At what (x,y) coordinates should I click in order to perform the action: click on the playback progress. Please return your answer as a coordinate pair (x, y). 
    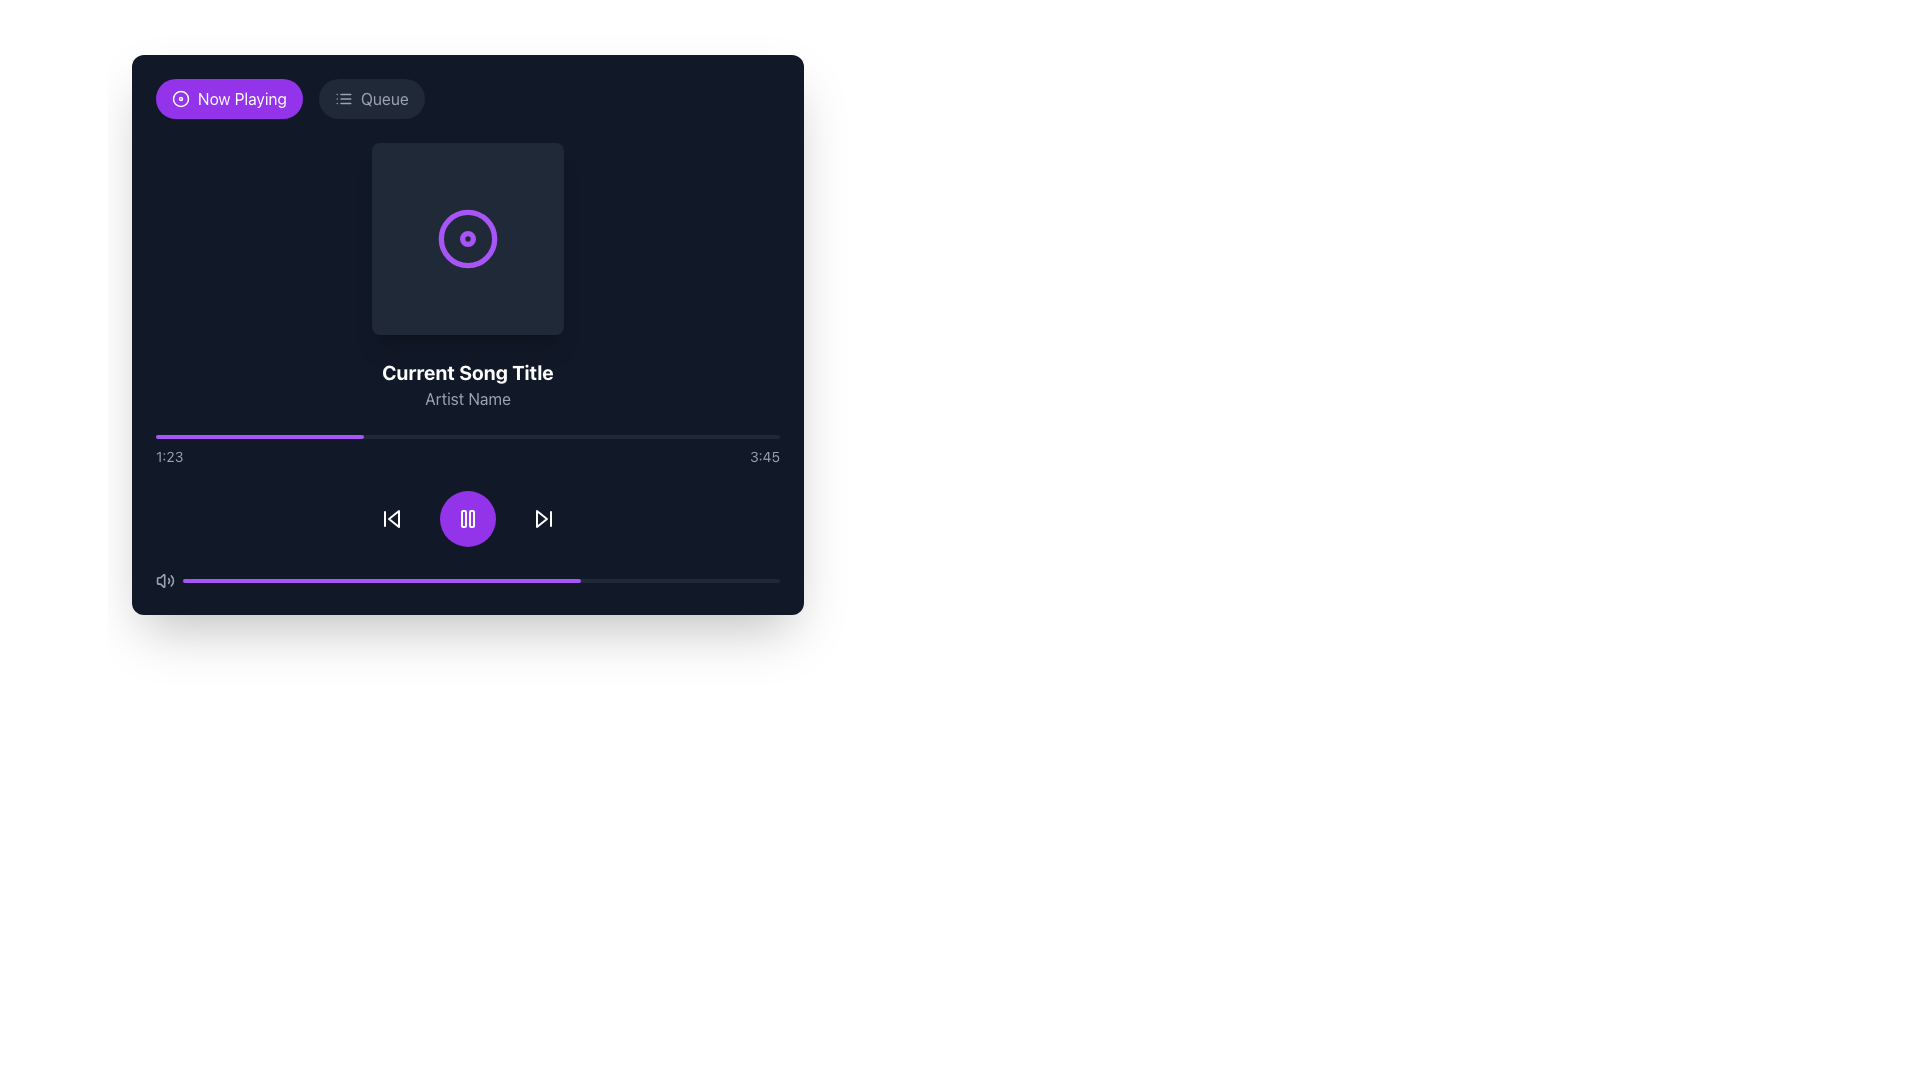
    Looking at the image, I should click on (536, 435).